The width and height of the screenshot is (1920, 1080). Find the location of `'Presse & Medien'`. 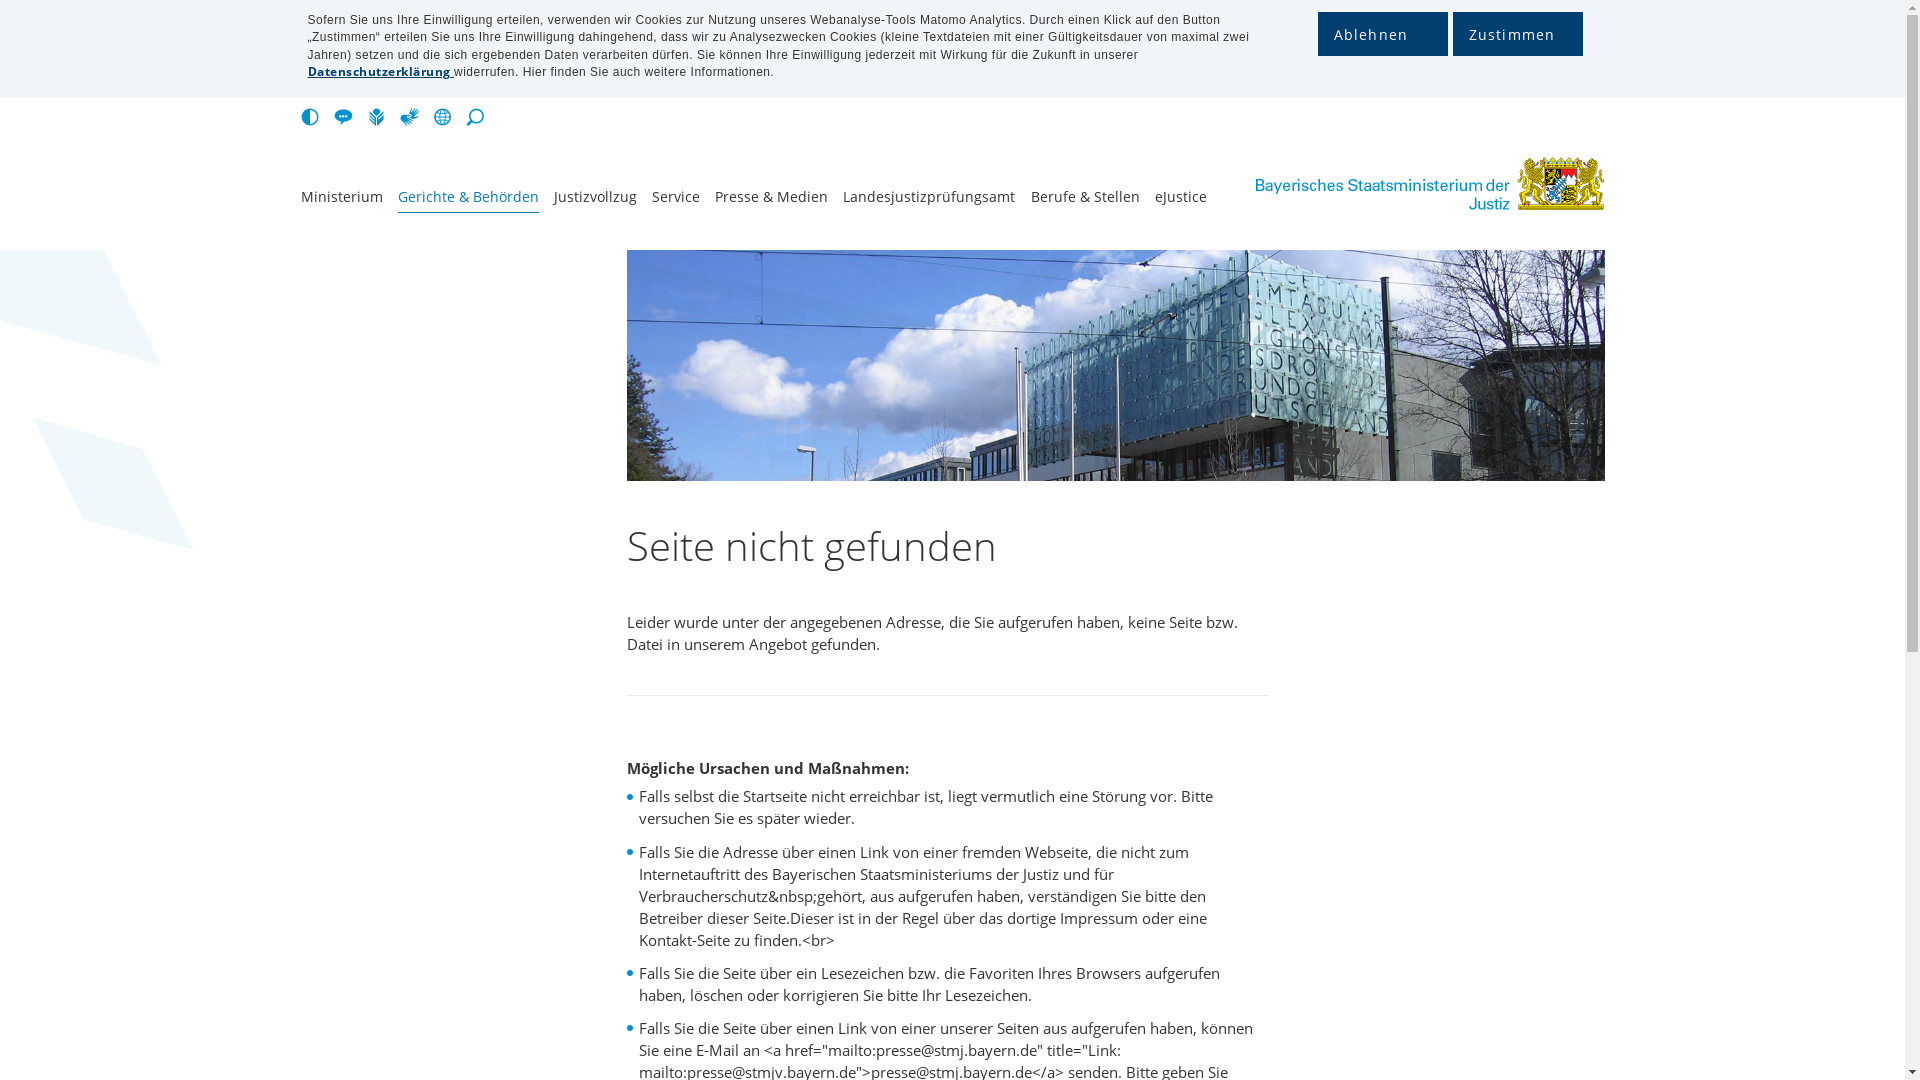

'Presse & Medien' is located at coordinates (770, 200).